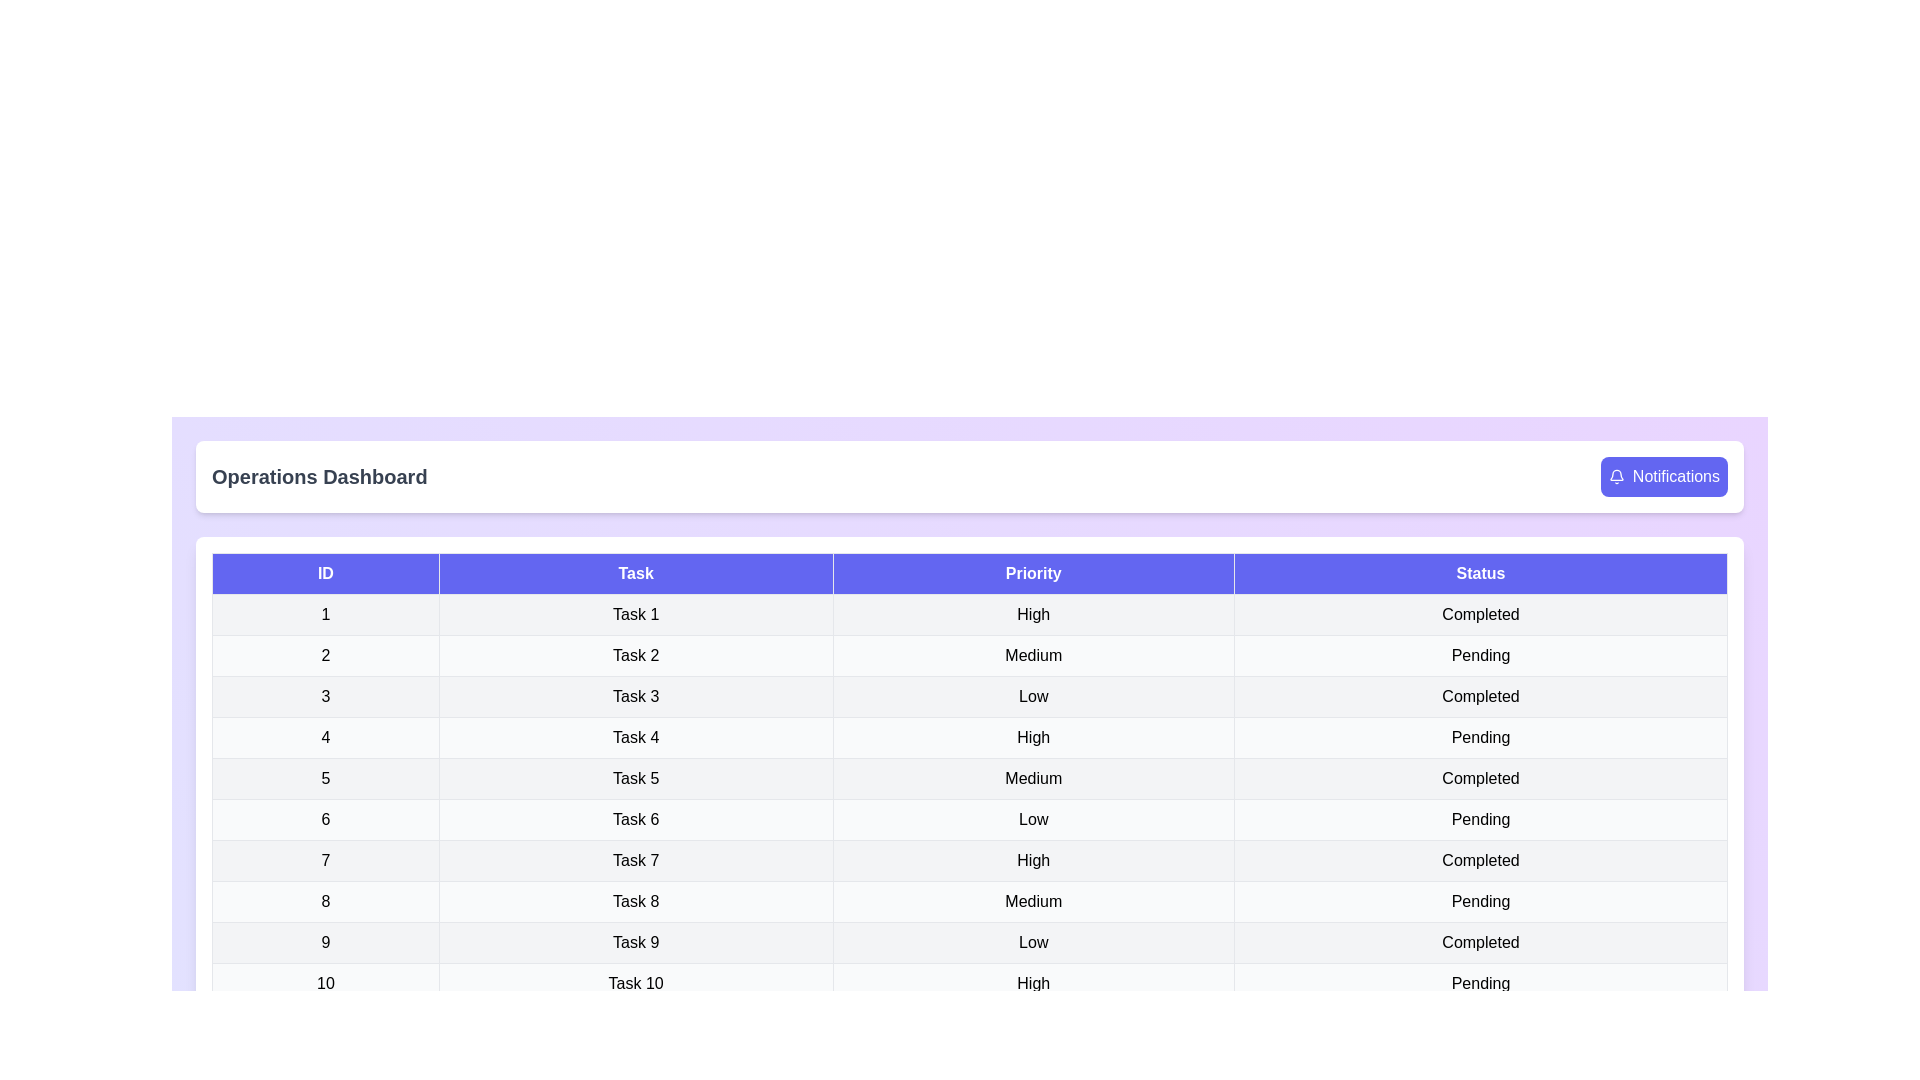 The height and width of the screenshot is (1080, 1920). What do you see at coordinates (1664, 477) in the screenshot?
I see `the 'Notifications' button to view alerts` at bounding box center [1664, 477].